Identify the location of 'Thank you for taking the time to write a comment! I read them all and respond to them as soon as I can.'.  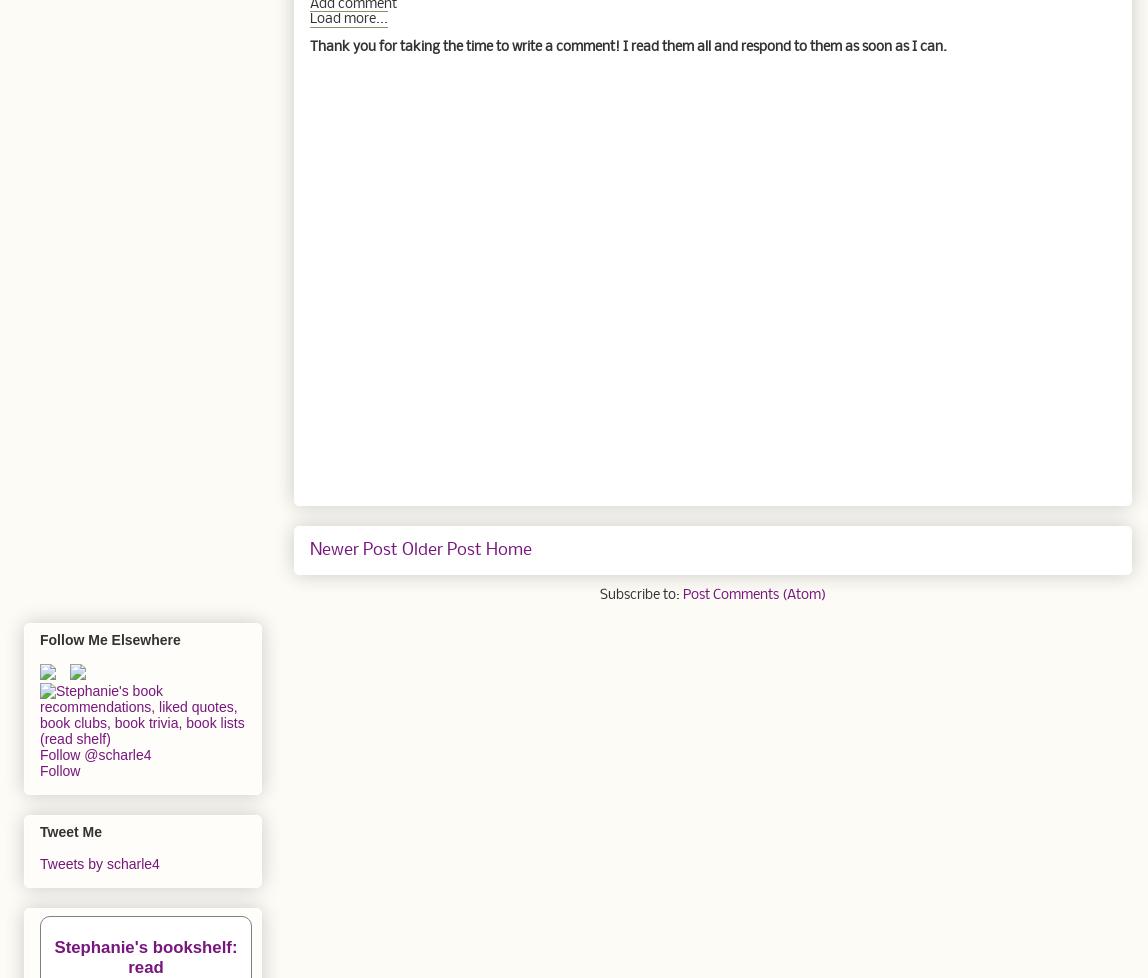
(627, 46).